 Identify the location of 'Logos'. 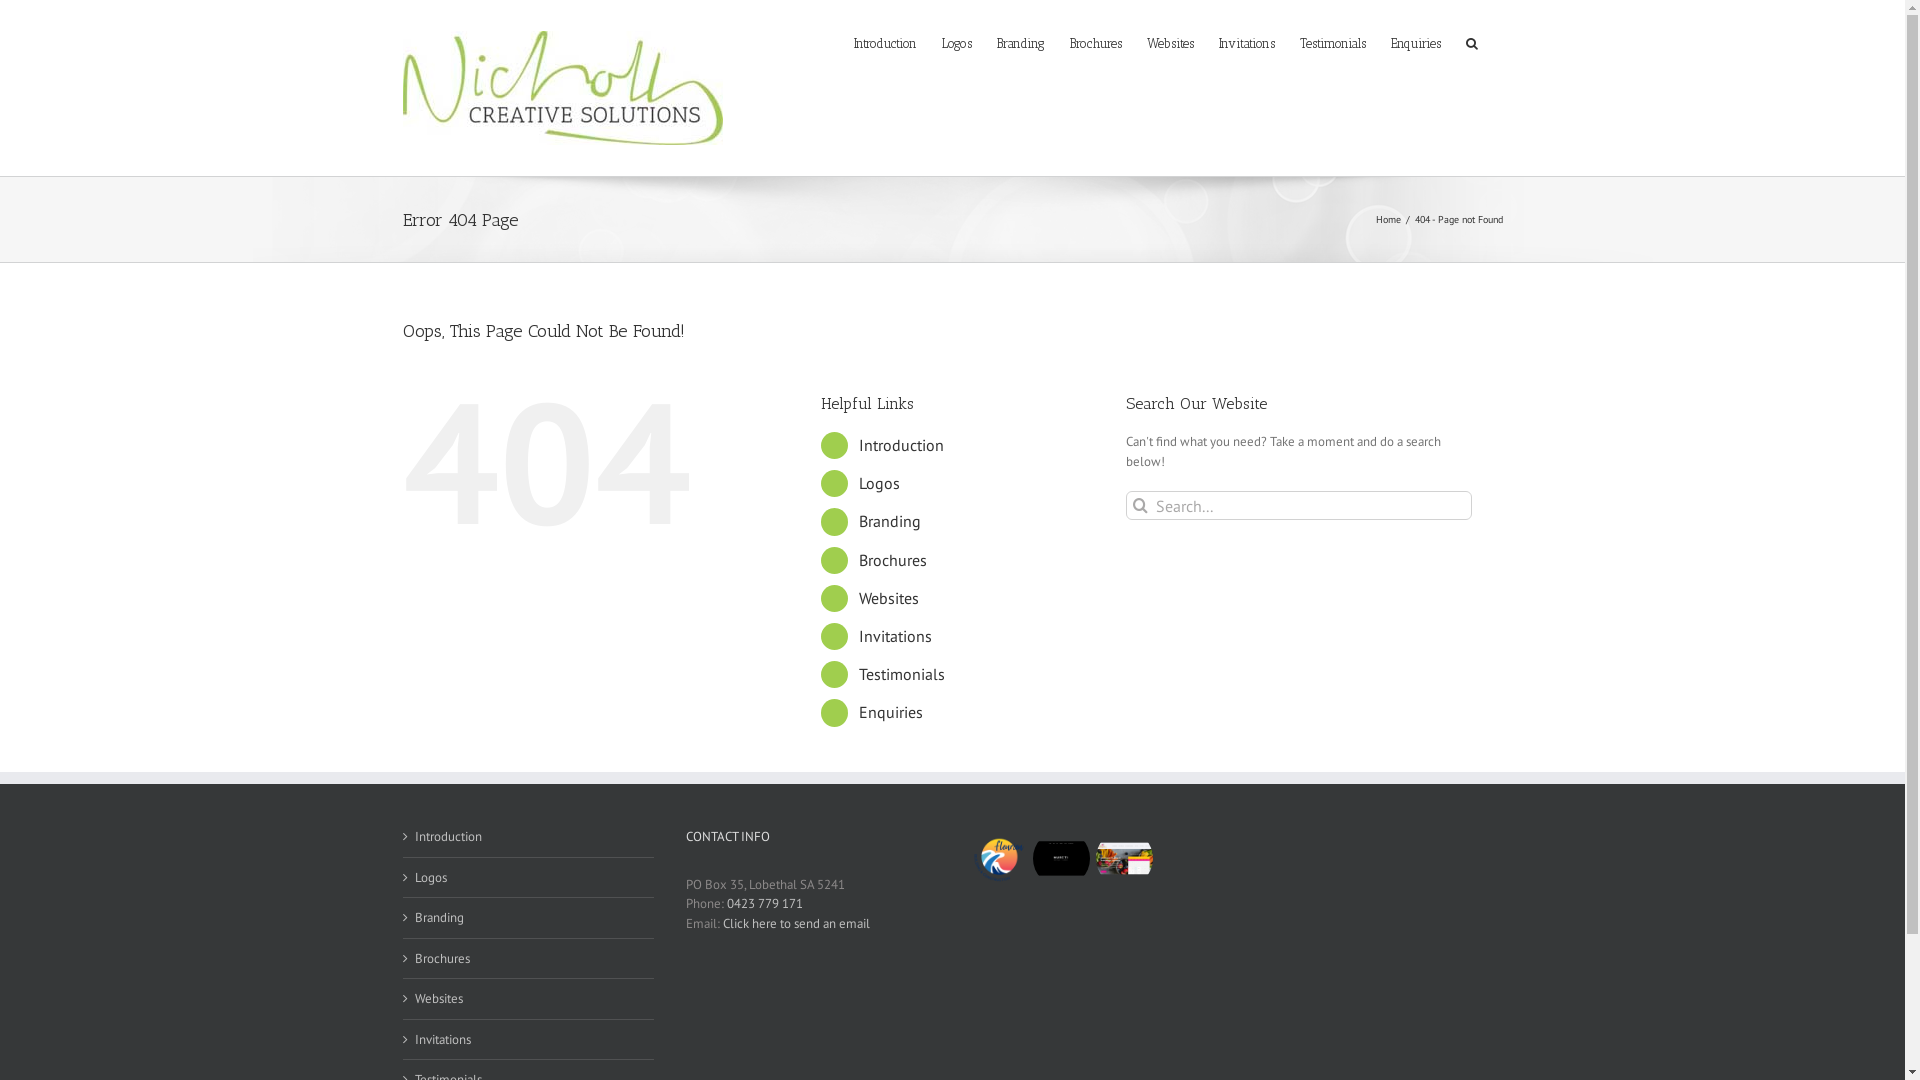
(528, 877).